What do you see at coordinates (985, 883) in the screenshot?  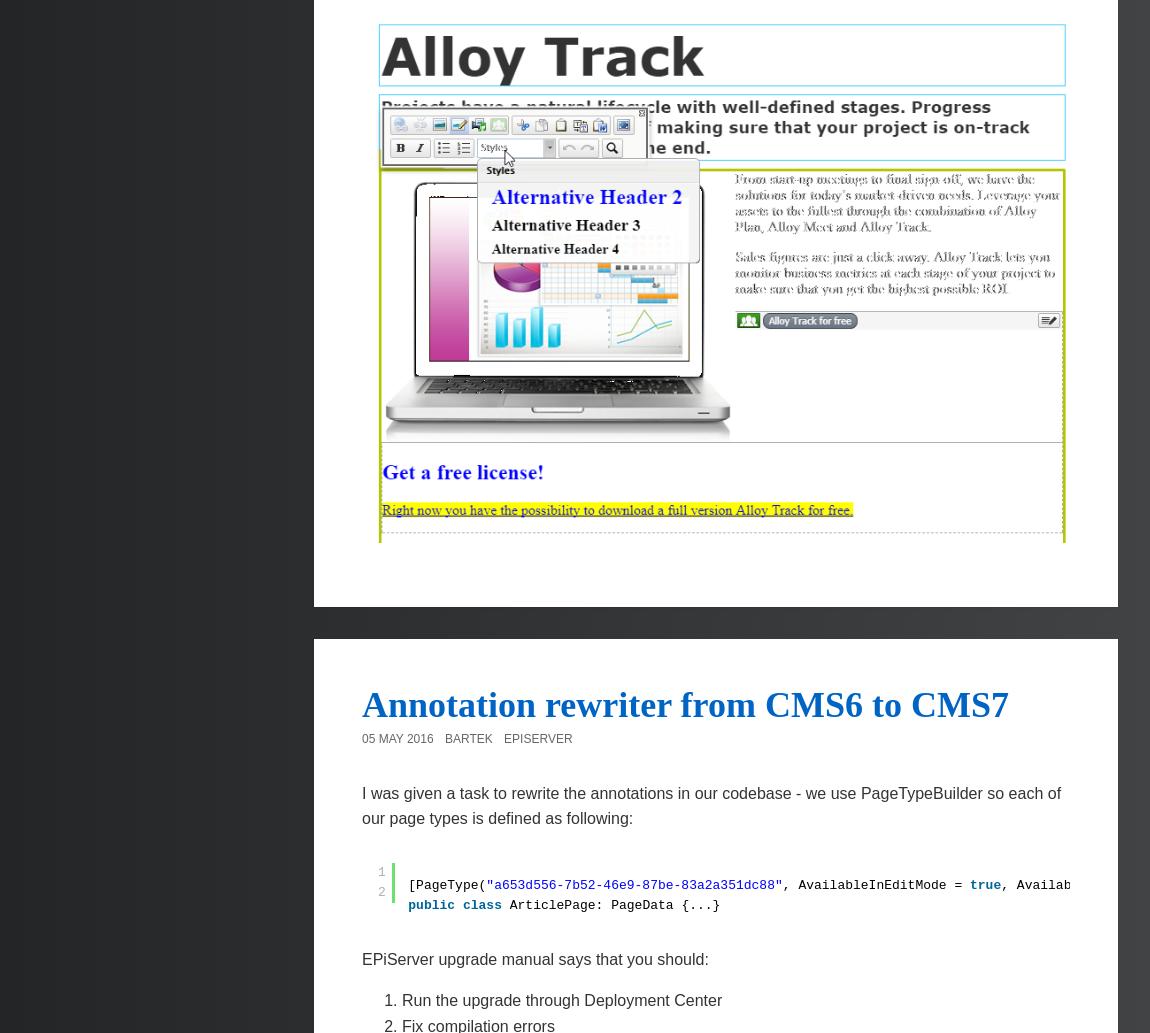 I see `'true'` at bounding box center [985, 883].